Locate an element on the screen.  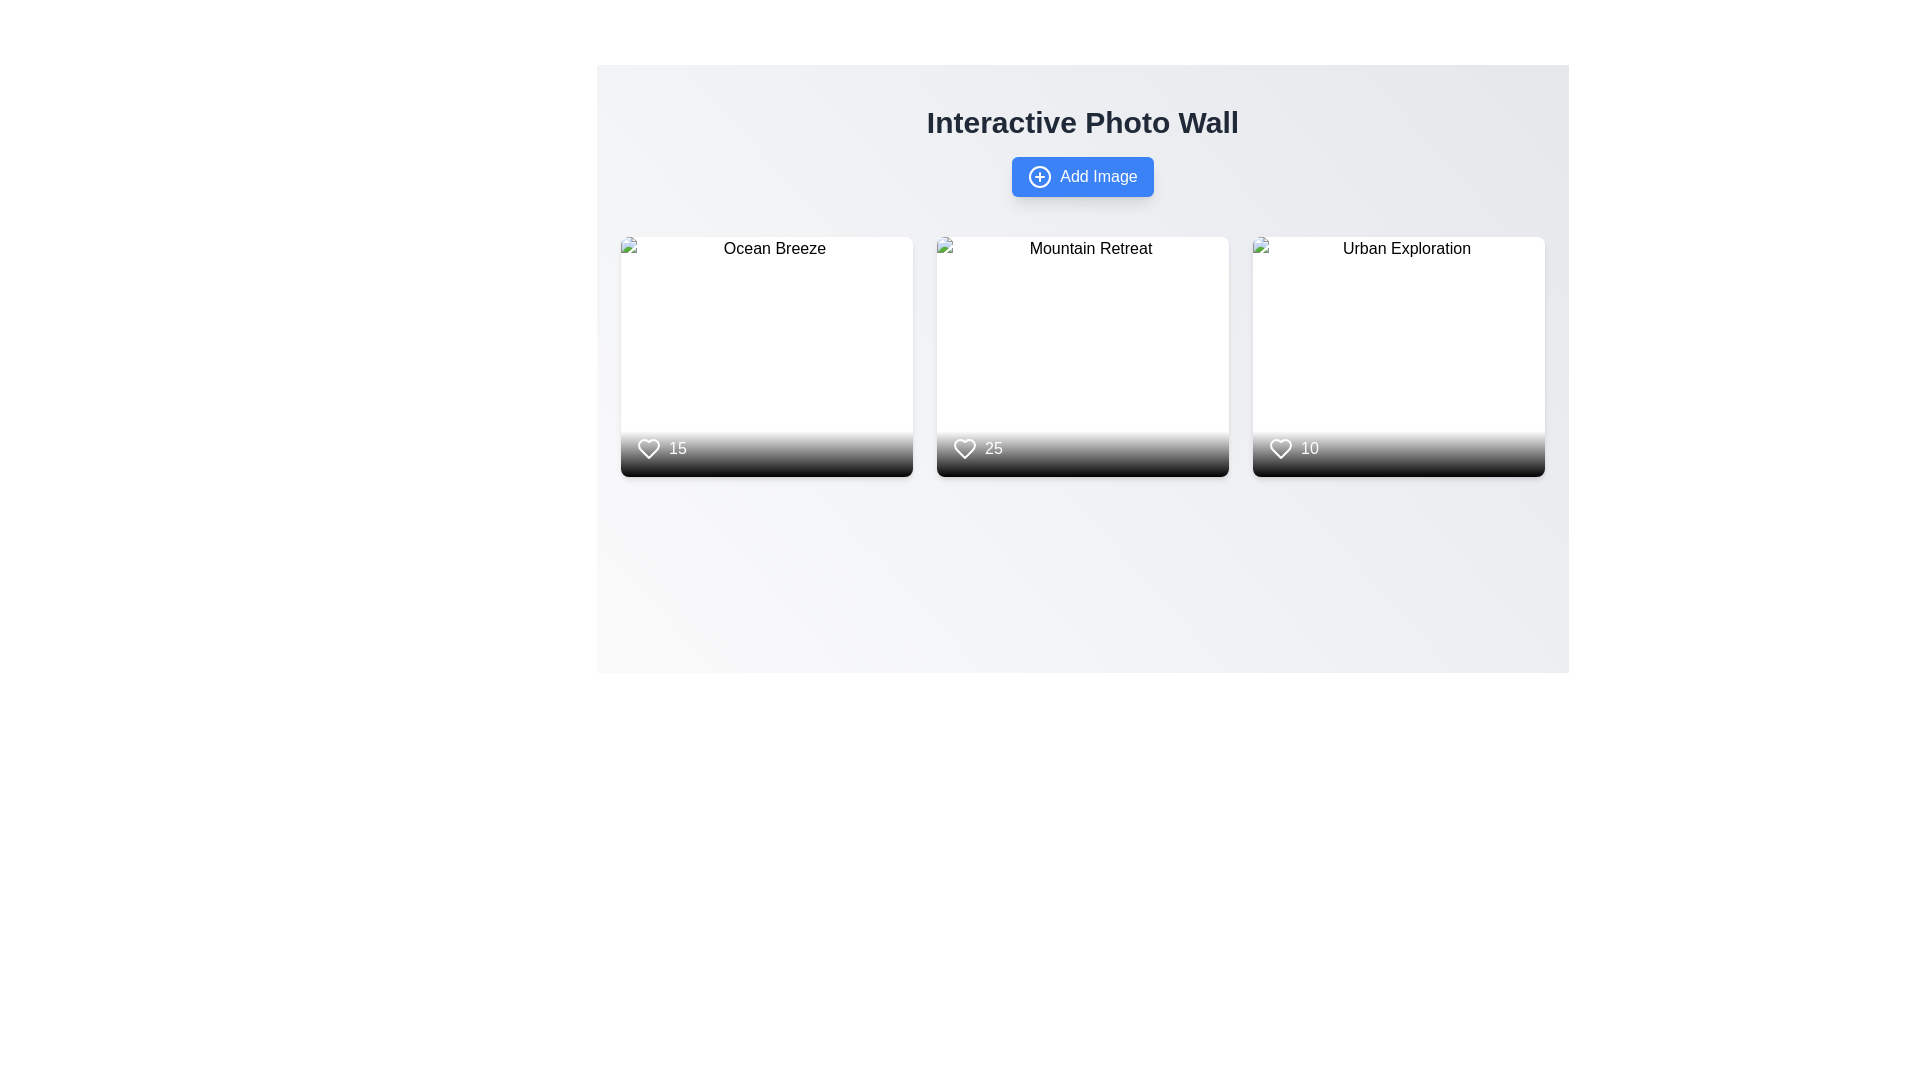
the blue 'Add Image' button that contains the SVG Circle is located at coordinates (1040, 176).